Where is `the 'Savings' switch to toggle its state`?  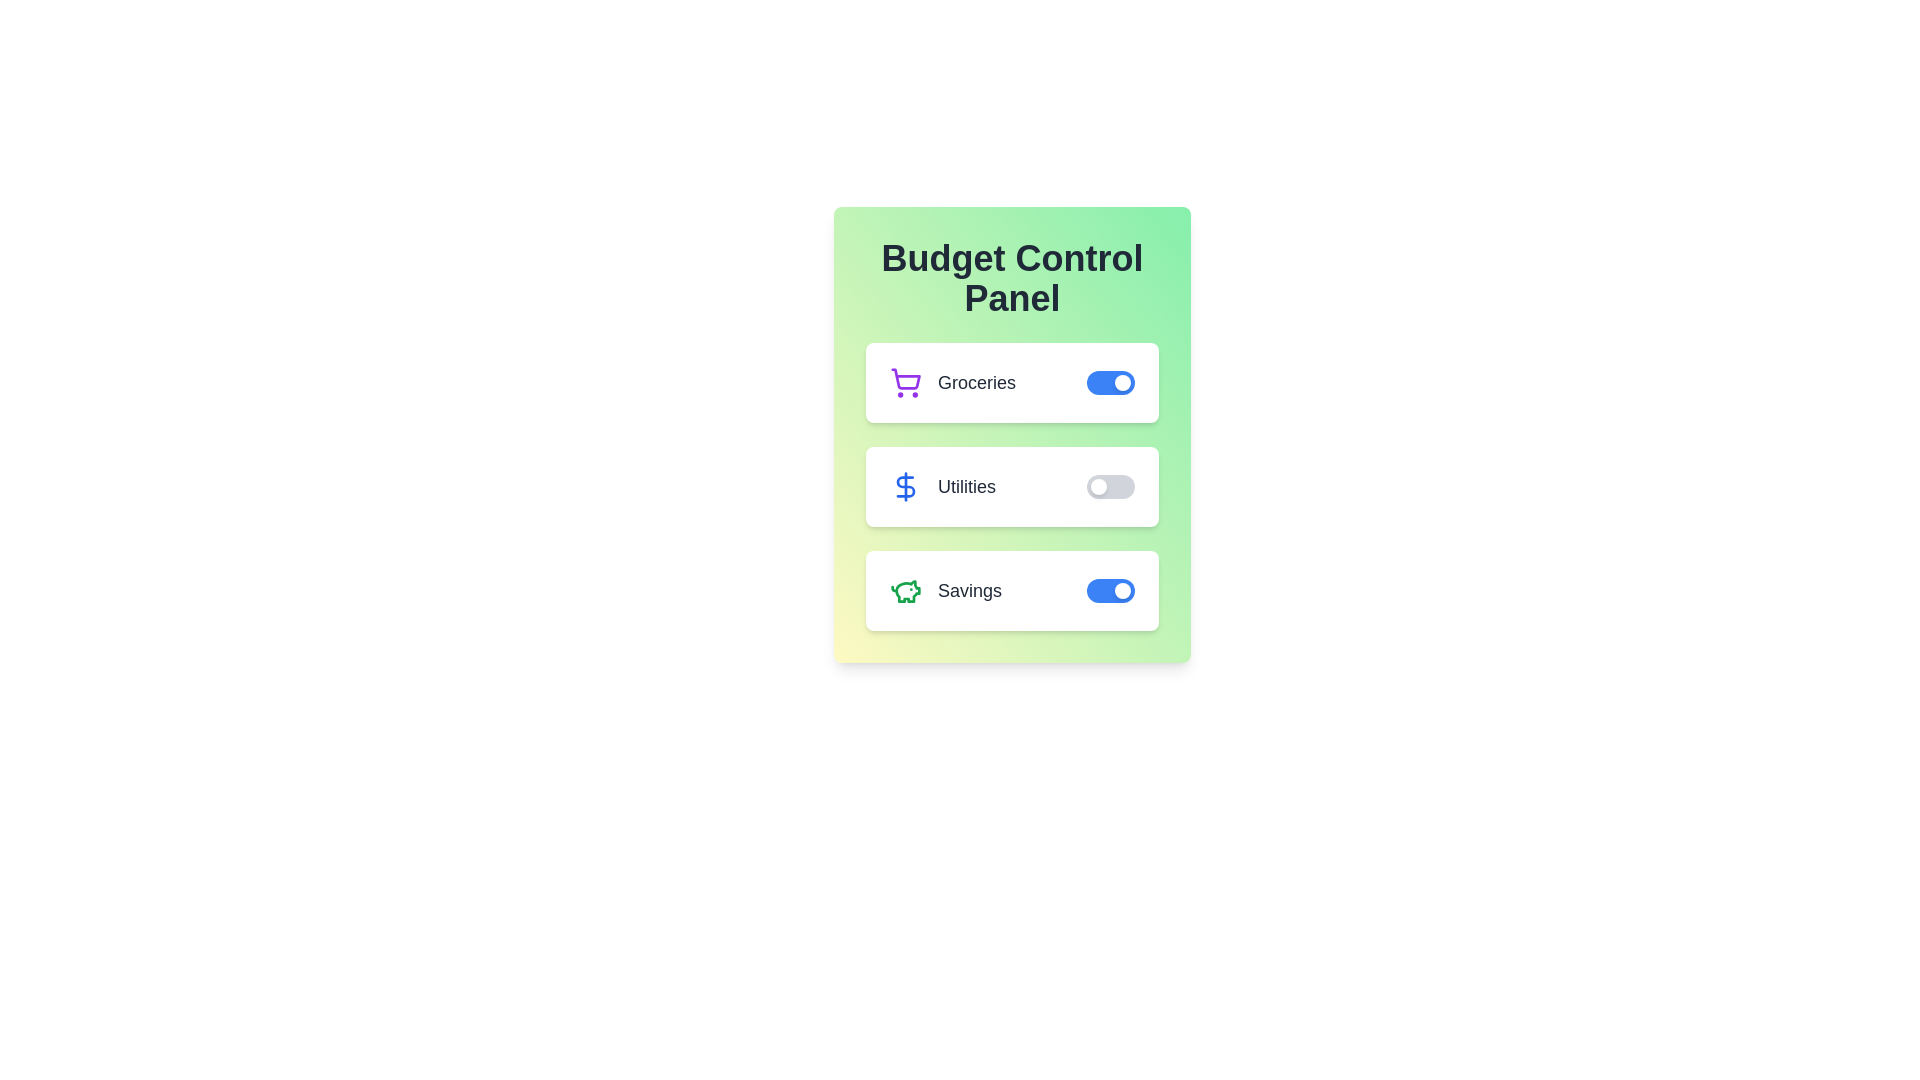 the 'Savings' switch to toggle its state is located at coordinates (1109, 589).